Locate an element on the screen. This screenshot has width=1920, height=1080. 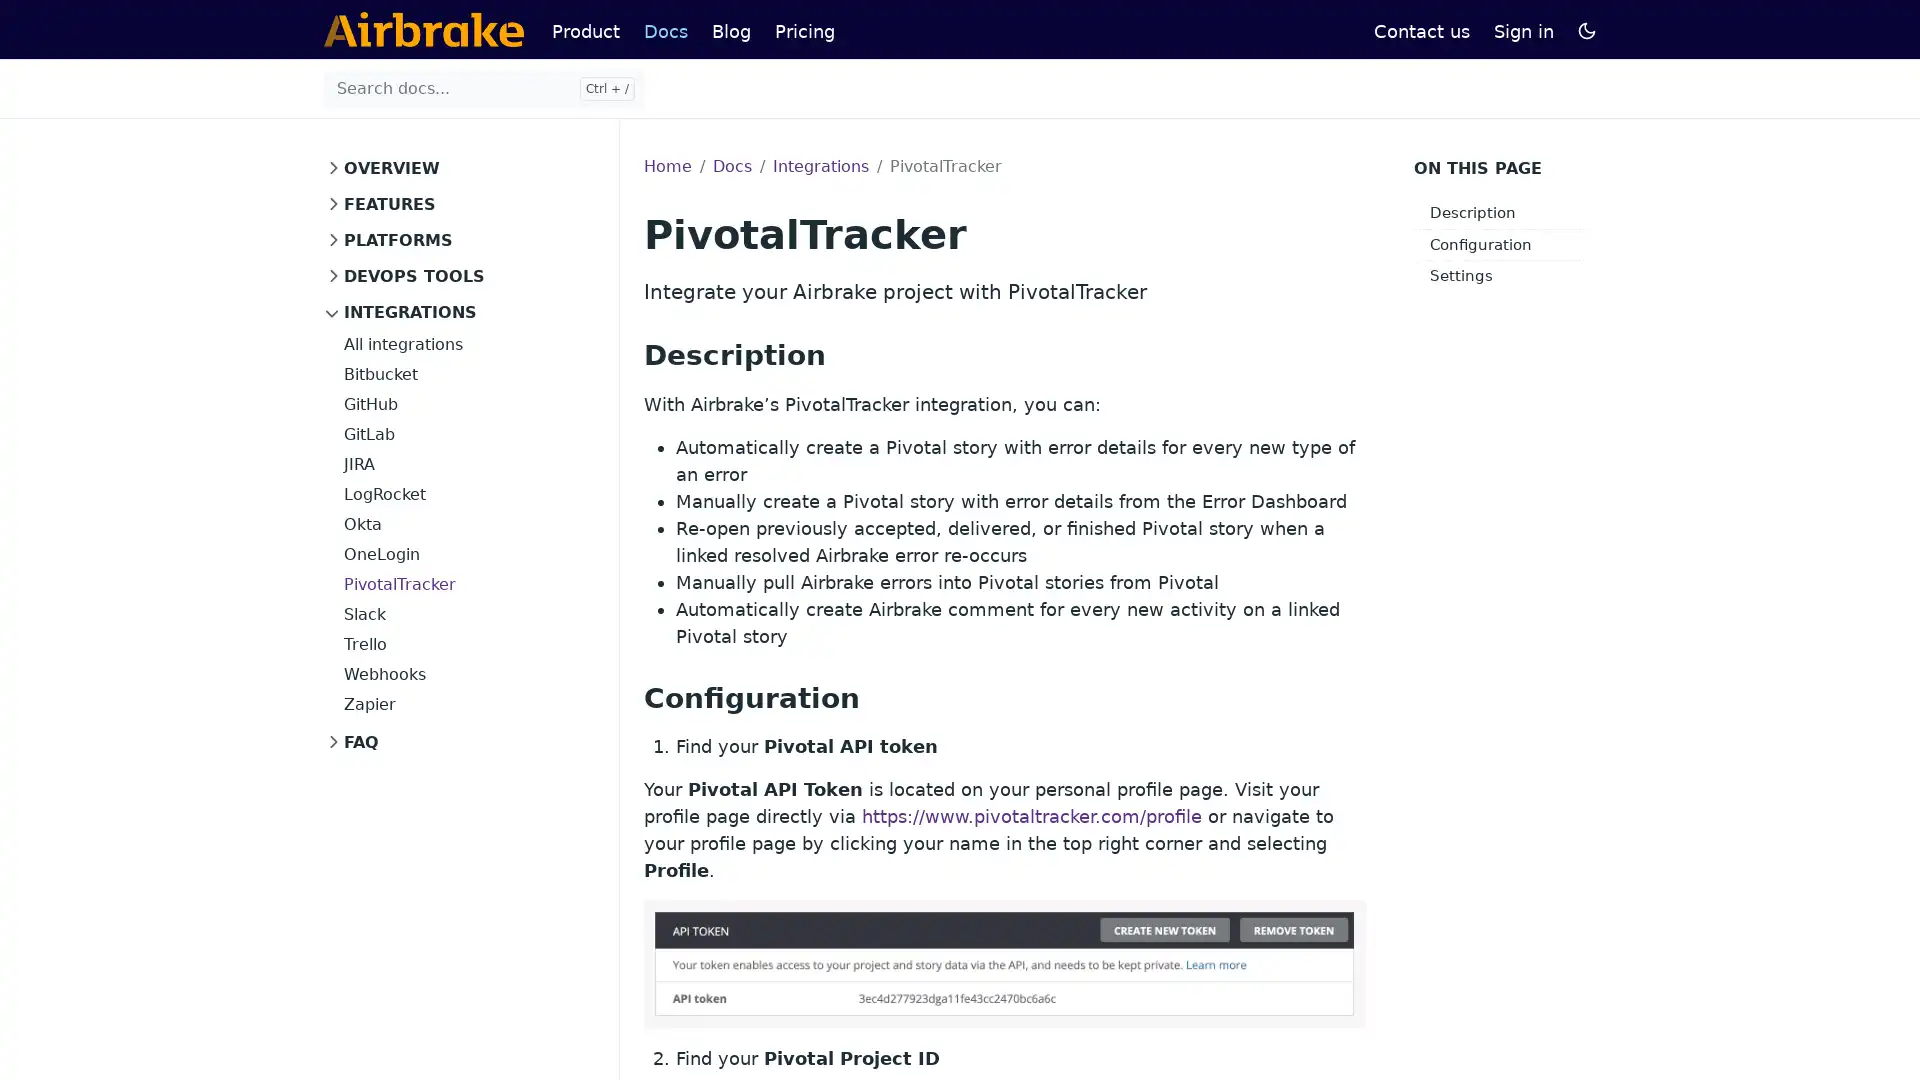
Toggle user interface mode is located at coordinates (1586, 29).